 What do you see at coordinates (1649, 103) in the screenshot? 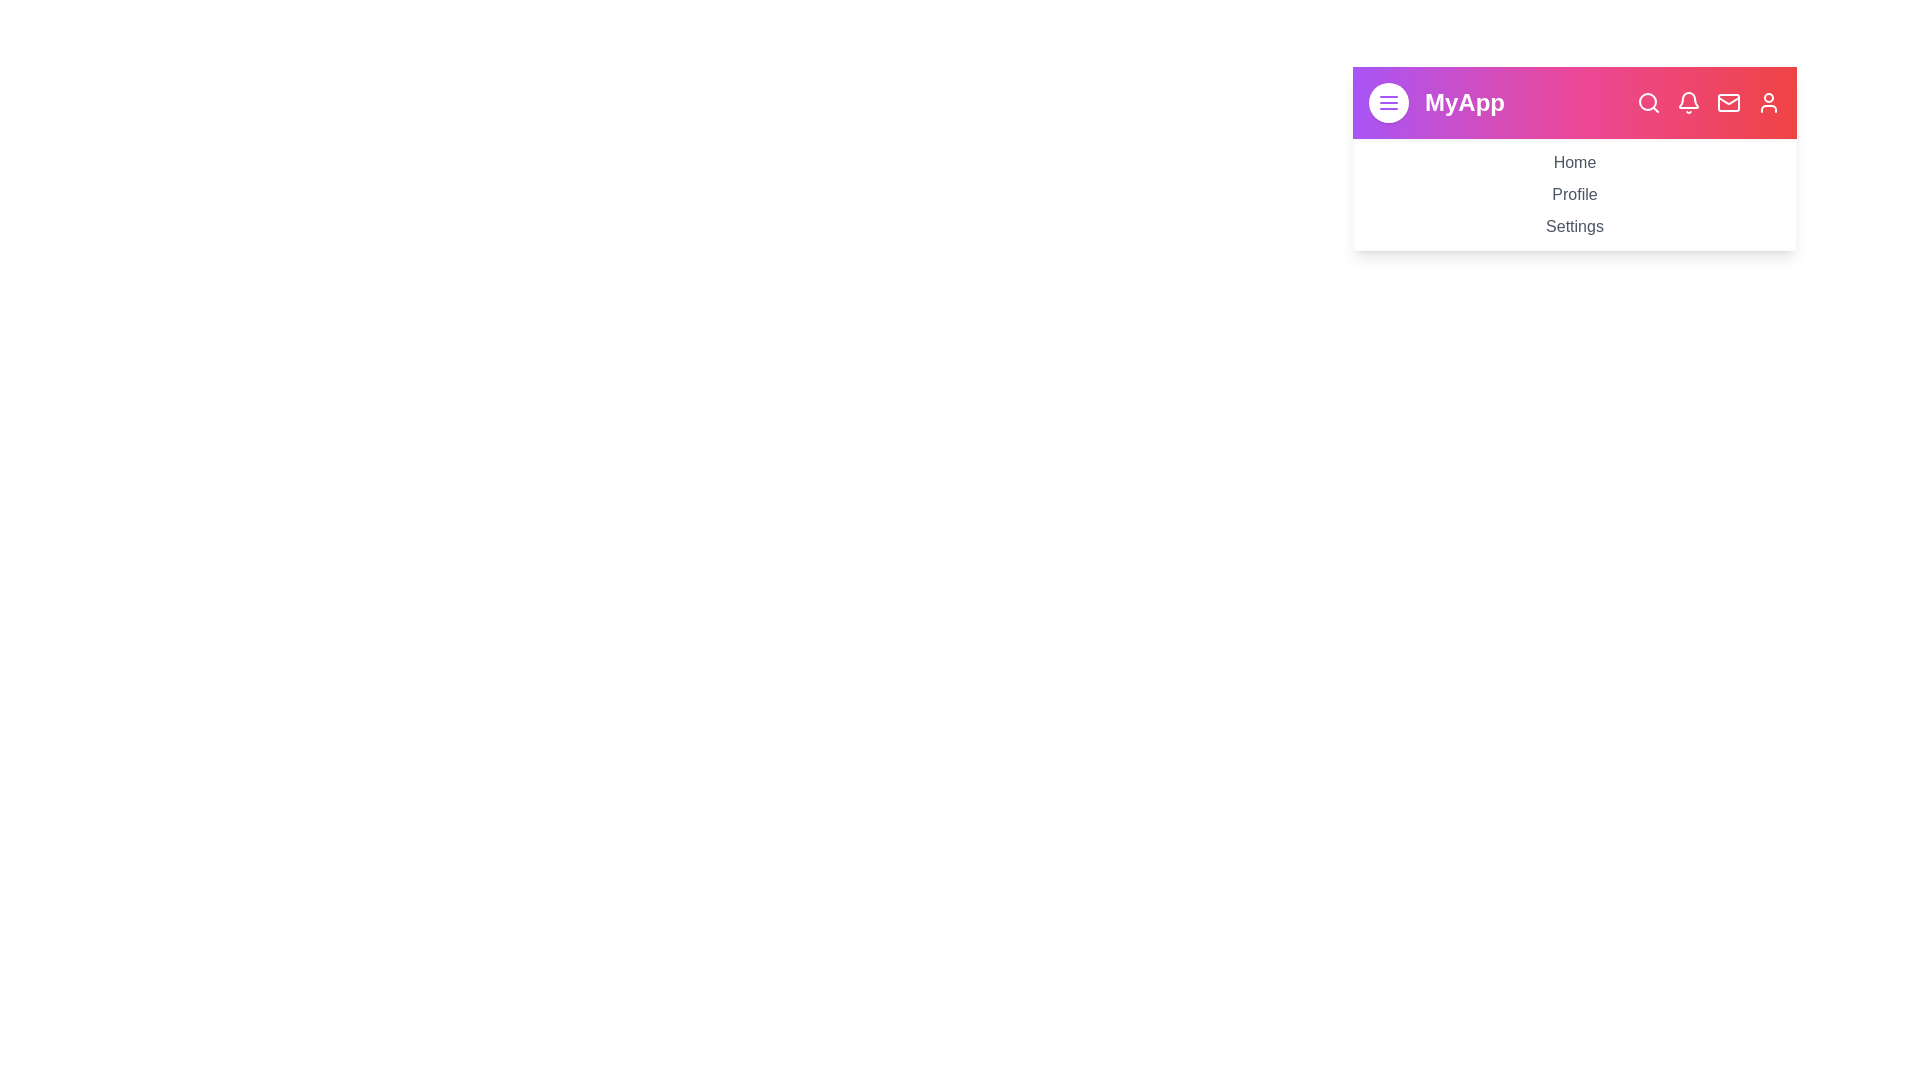
I see `the navigation bar icon corresponding to Search` at bounding box center [1649, 103].